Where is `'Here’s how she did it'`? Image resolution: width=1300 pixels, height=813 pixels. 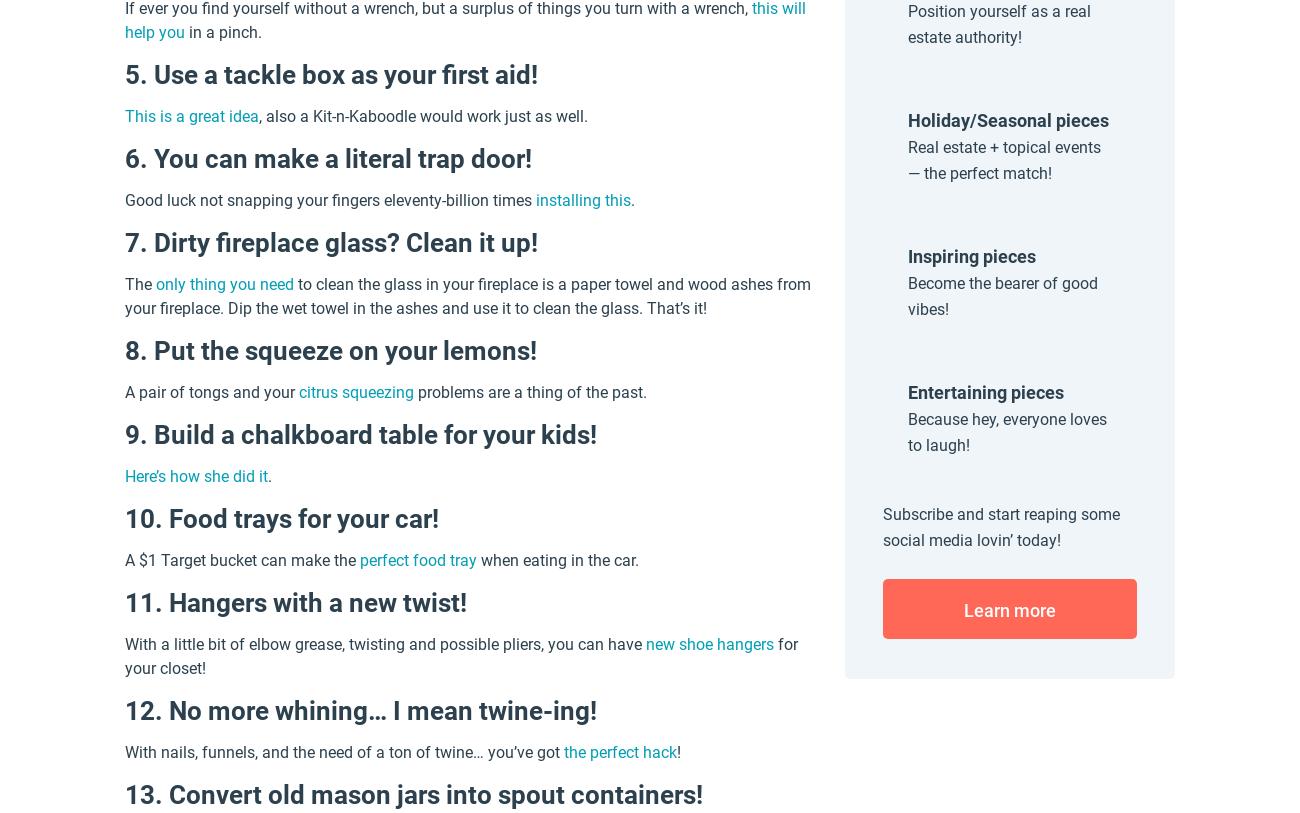 'Here’s how she did it' is located at coordinates (196, 476).